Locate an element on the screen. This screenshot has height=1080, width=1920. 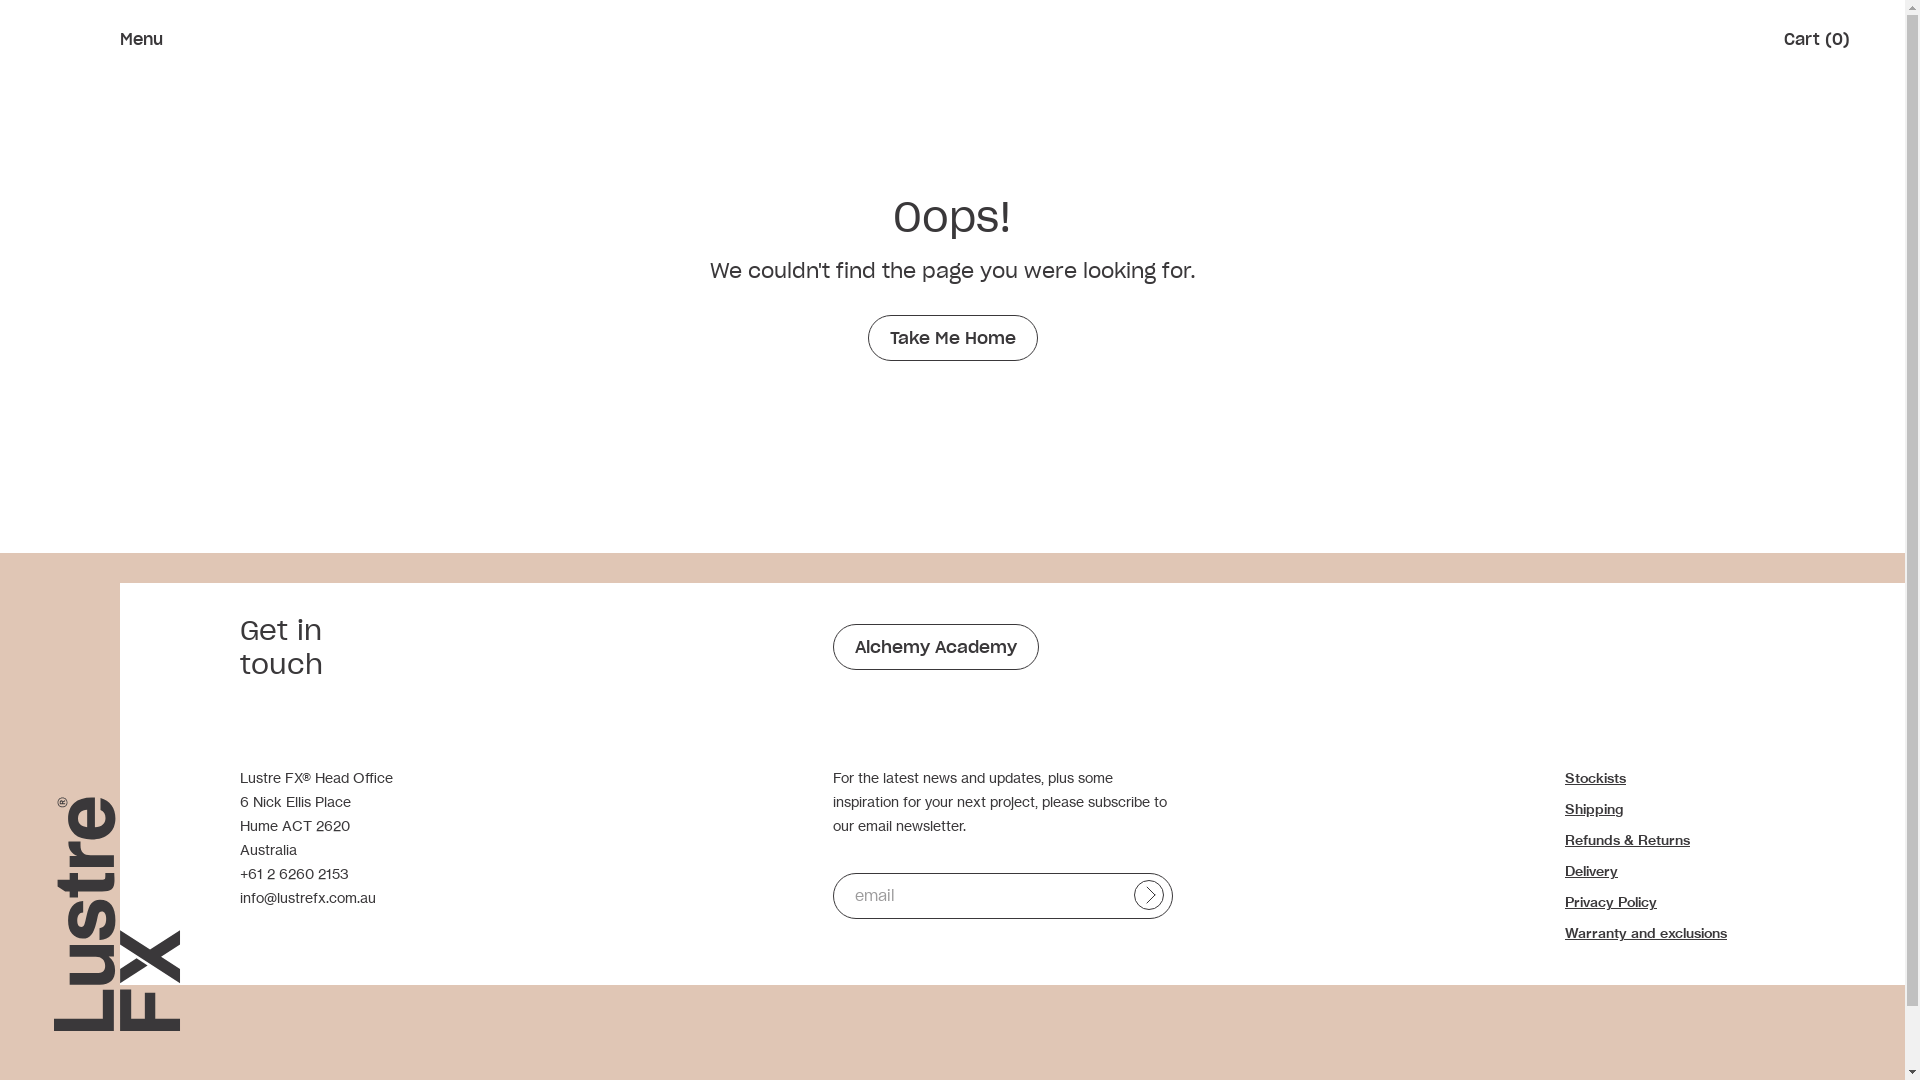
'Shipping' is located at coordinates (1563, 808).